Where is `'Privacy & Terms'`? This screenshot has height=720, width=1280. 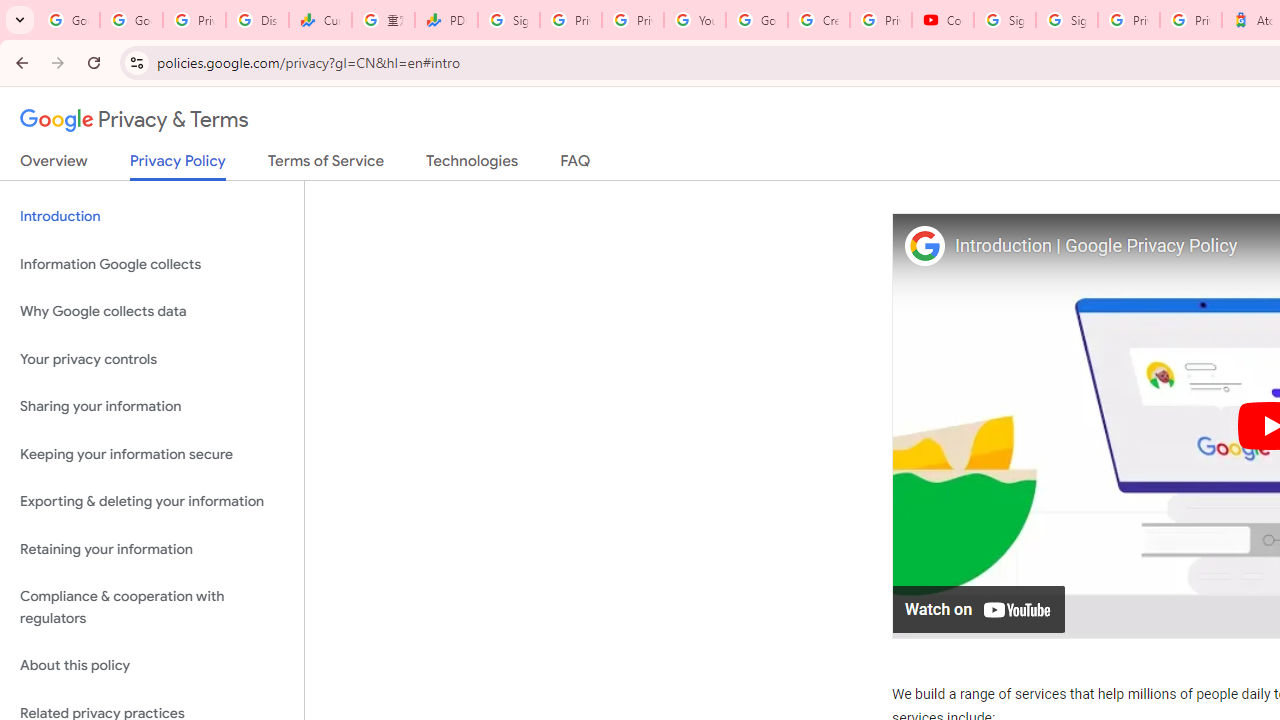 'Privacy & Terms' is located at coordinates (134, 120).